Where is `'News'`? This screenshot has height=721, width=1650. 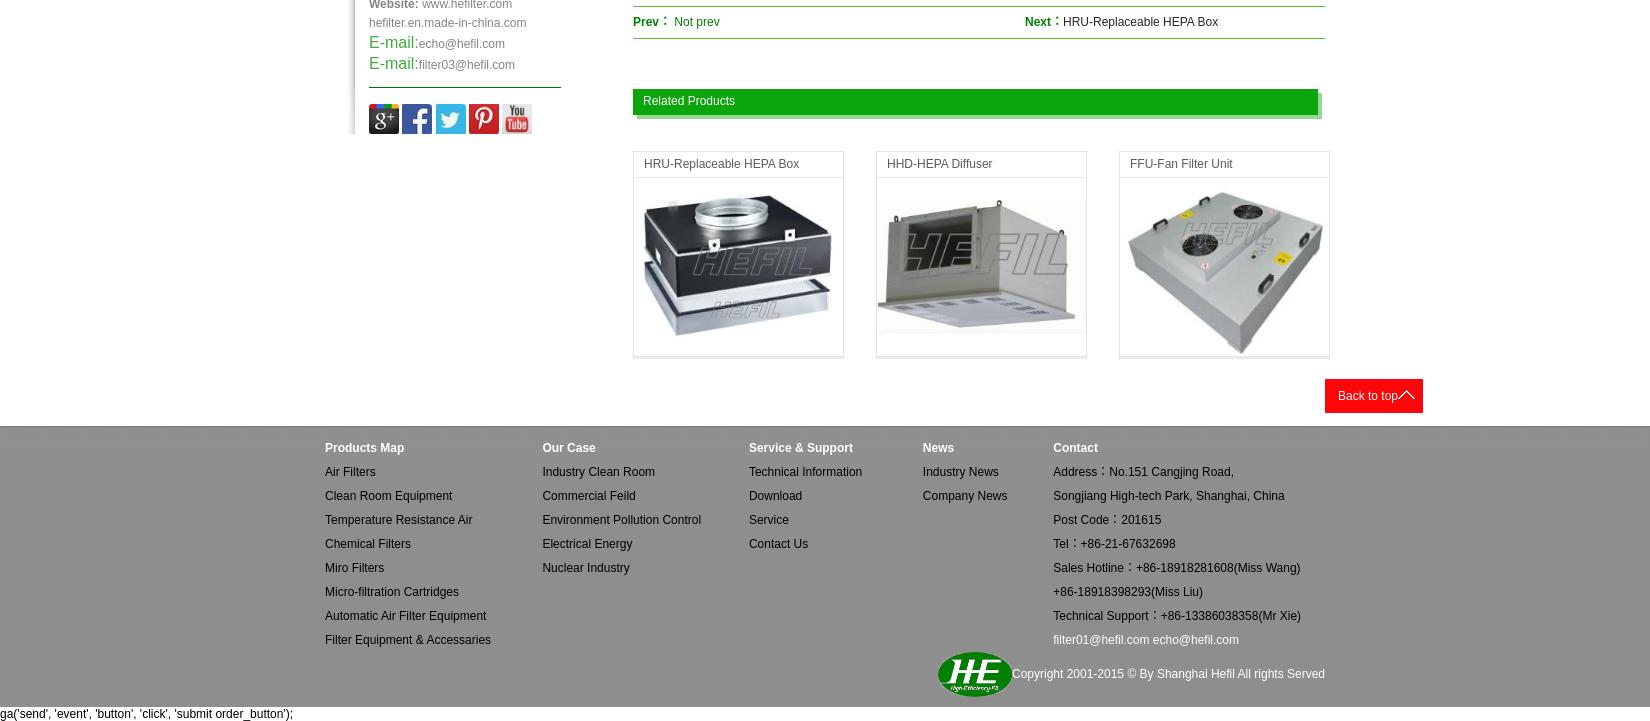 'News' is located at coordinates (938, 448).